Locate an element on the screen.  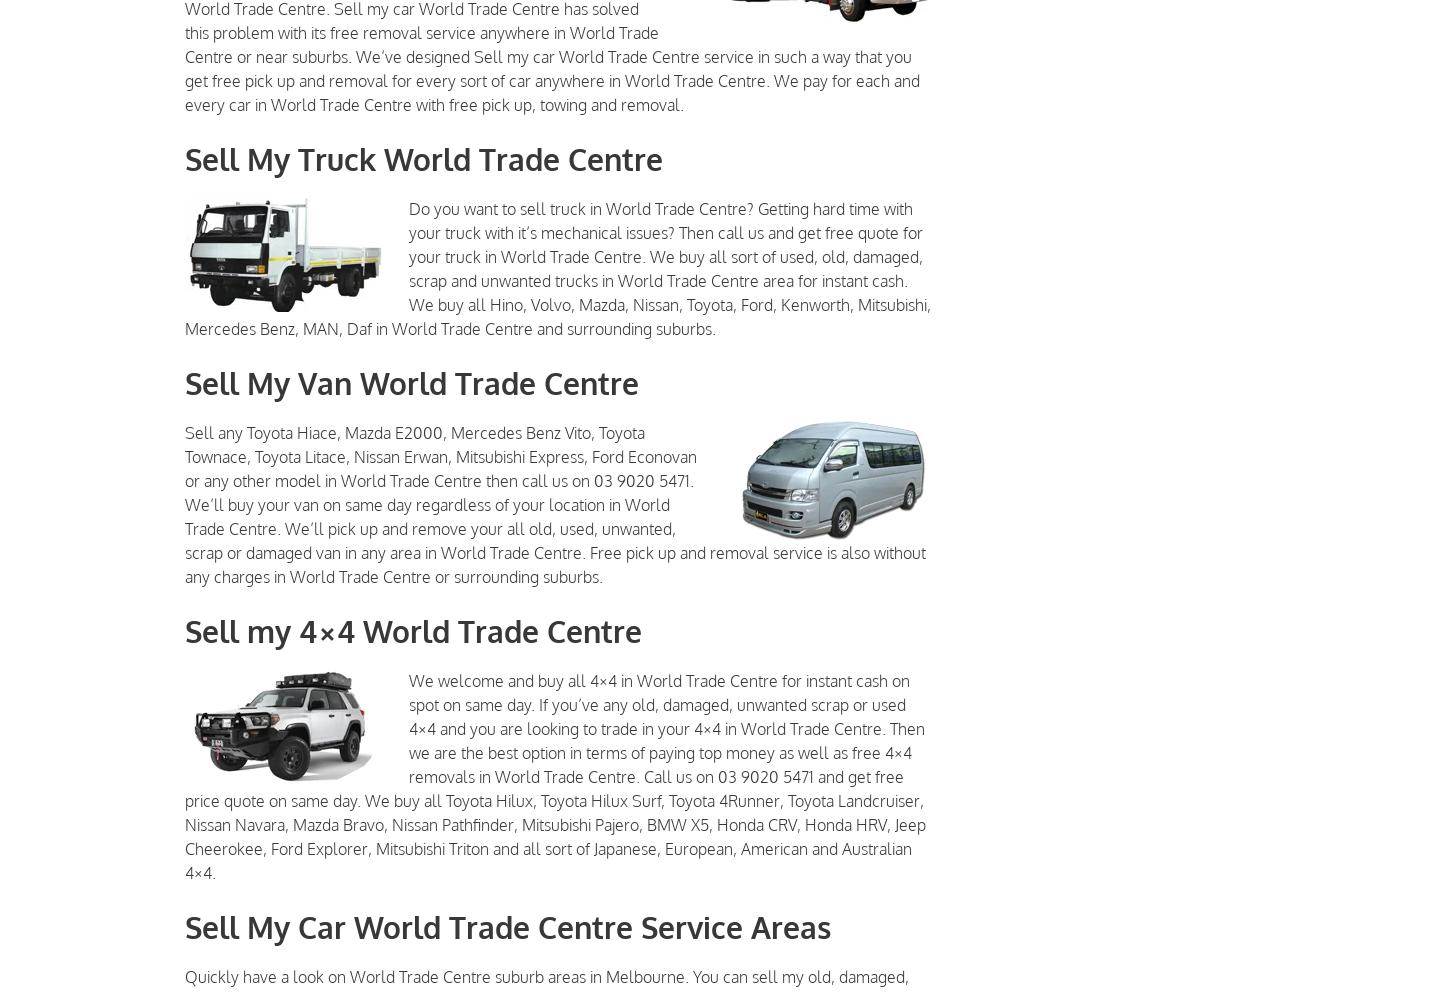
'Sell any Toyota Hiace, Mazda E2000, Mercedes Benz Vito, Toyota Townace, Toyota Litace, Nissan Erwan, Mitsubishi Express, Ford Econovan or any other model in World Trade Centre then call us on 03 9020 5471. We’ll buy your van on same day regardless of your location in World Trade Centre. We’ll pick up and remove your all old, used, unwanted, scrap or damaged van in any area in World Trade Centre. Free pick up and removal service is also without any charges in World Trade Centre or surrounding suburbs.' is located at coordinates (555, 504).